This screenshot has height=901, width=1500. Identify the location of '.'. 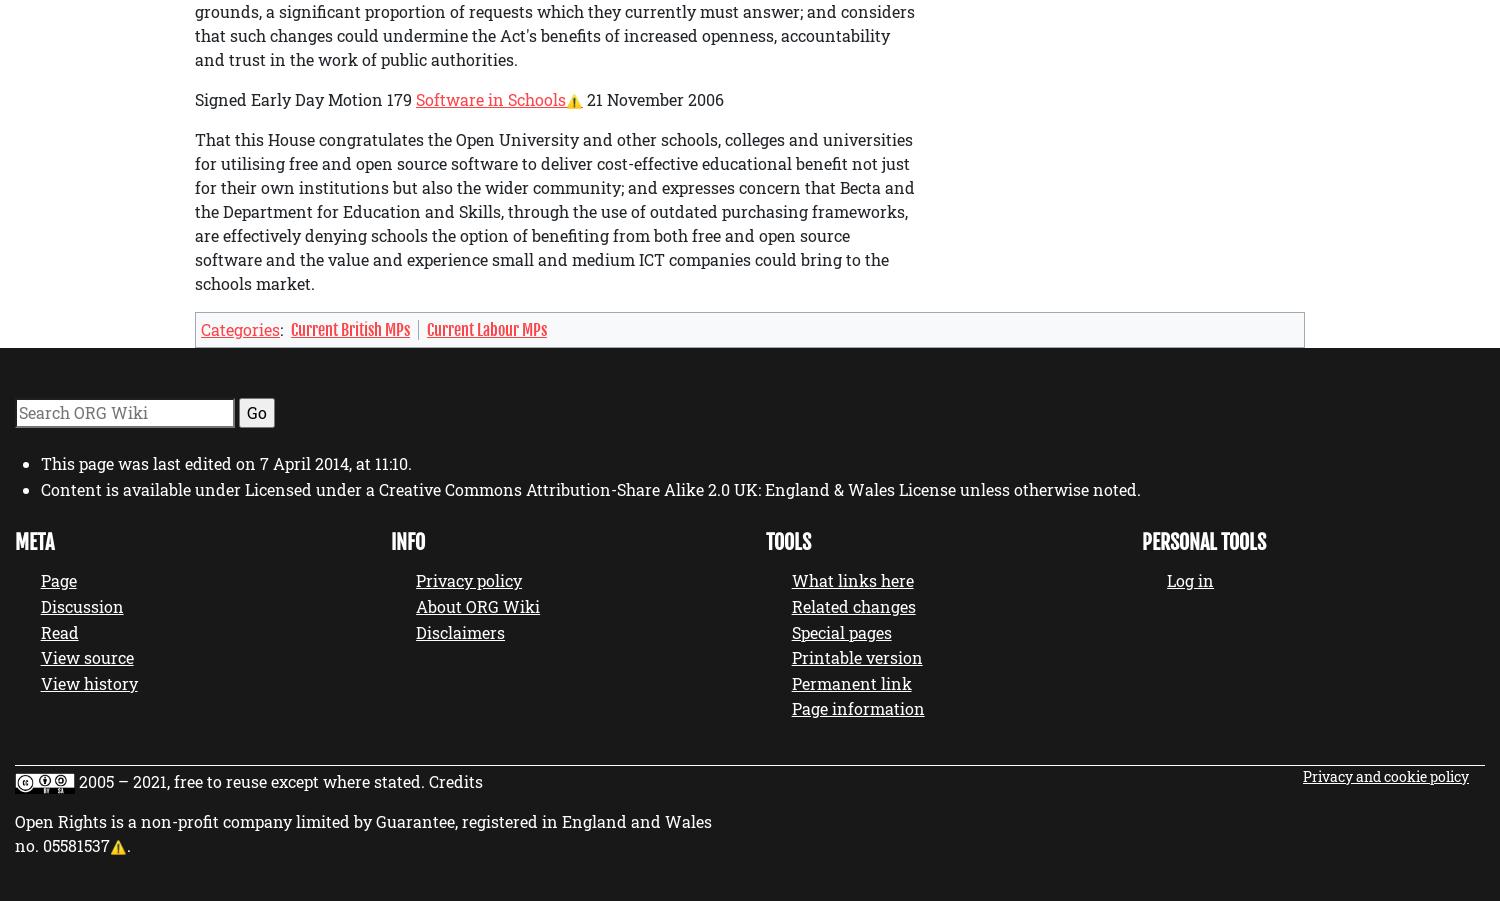
(129, 844).